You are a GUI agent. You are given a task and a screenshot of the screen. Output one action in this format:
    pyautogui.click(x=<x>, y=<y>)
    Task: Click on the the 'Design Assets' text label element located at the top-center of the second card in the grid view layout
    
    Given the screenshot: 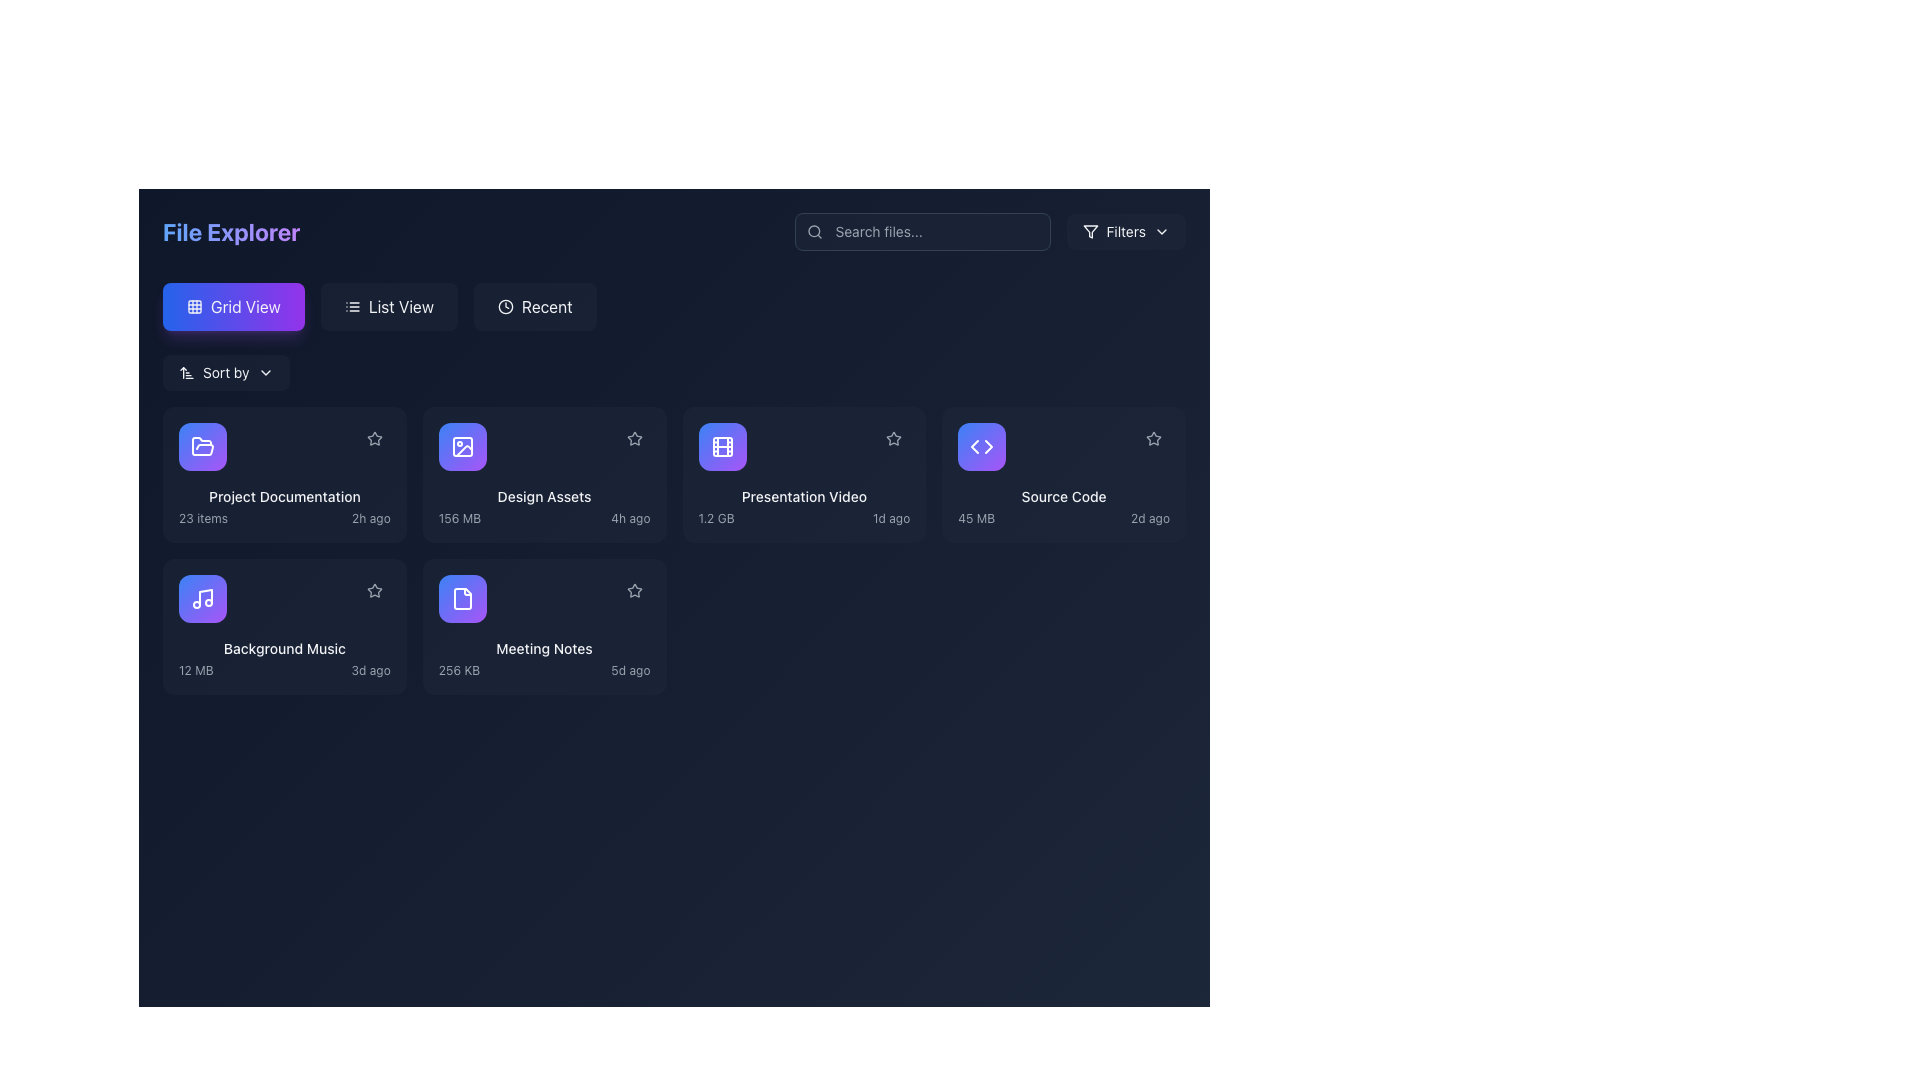 What is the action you would take?
    pyautogui.click(x=544, y=496)
    